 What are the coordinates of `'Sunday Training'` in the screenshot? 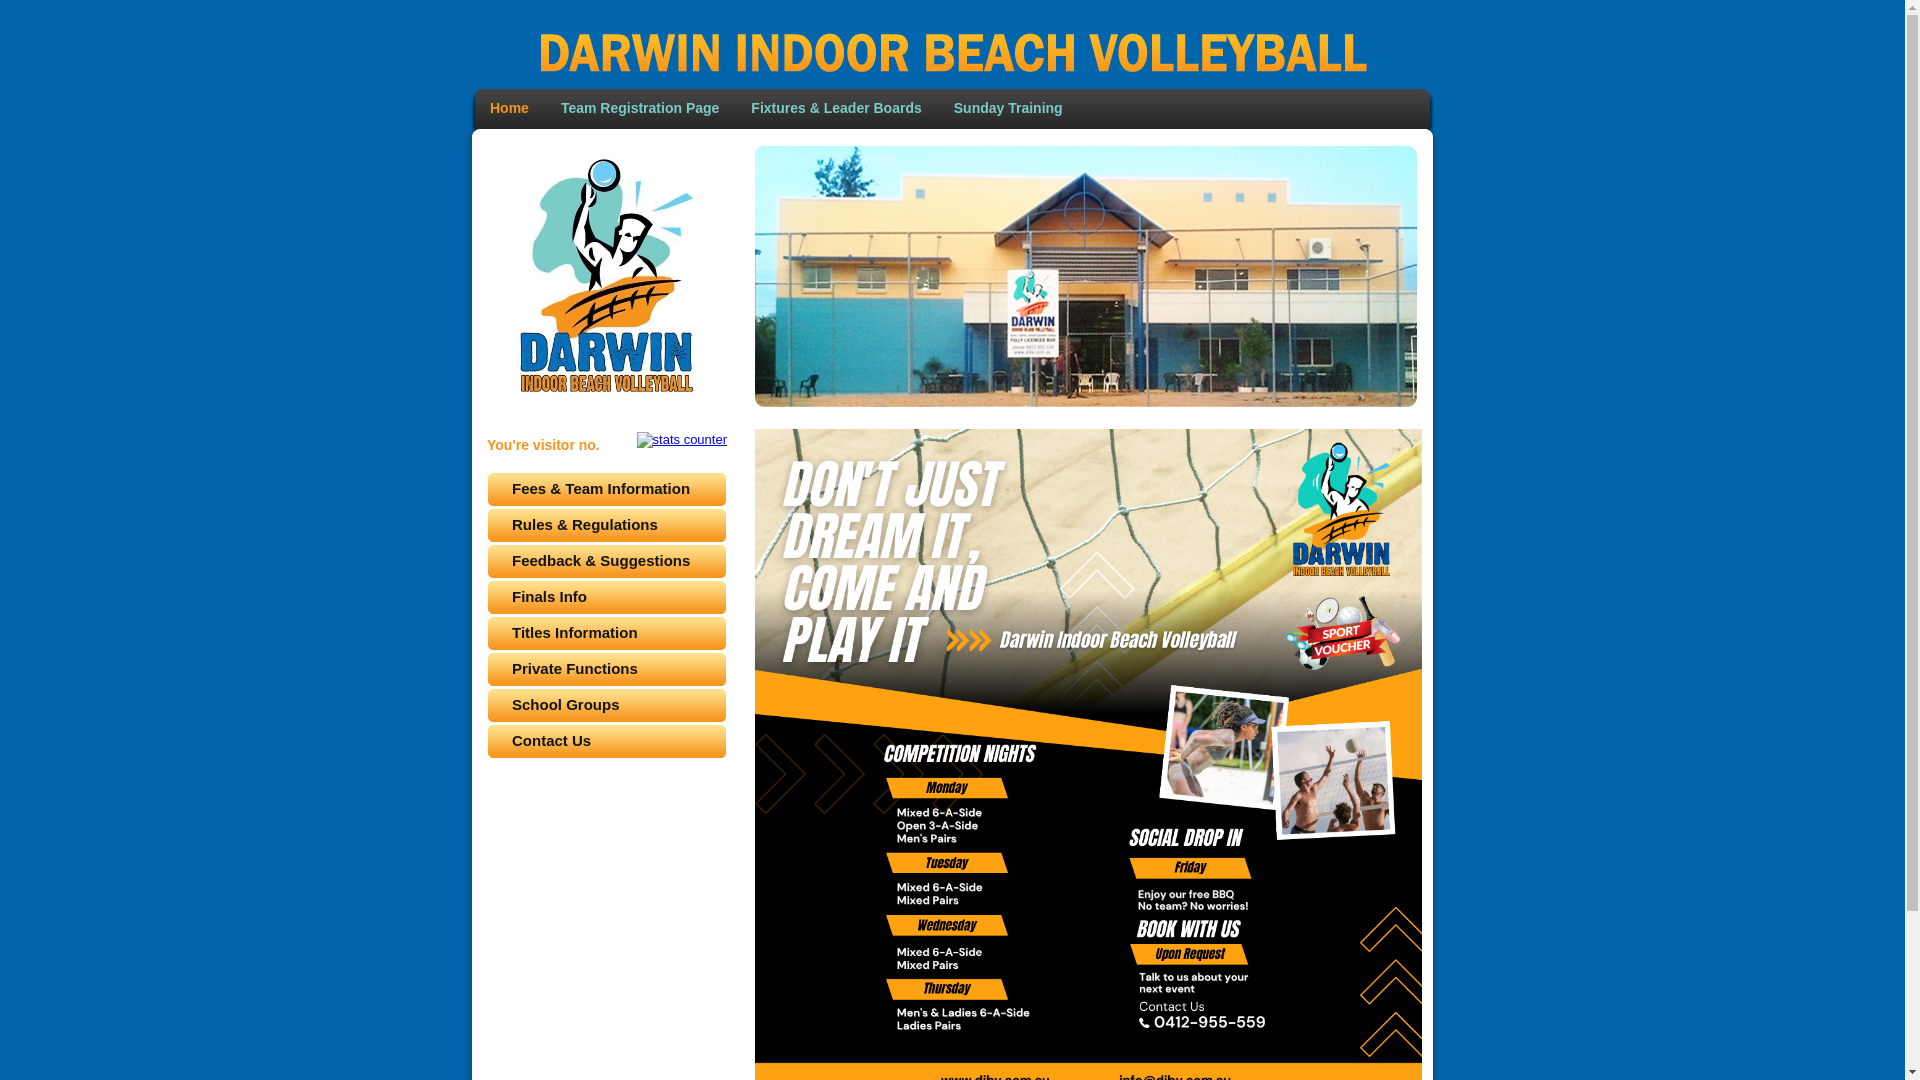 It's located at (1008, 108).